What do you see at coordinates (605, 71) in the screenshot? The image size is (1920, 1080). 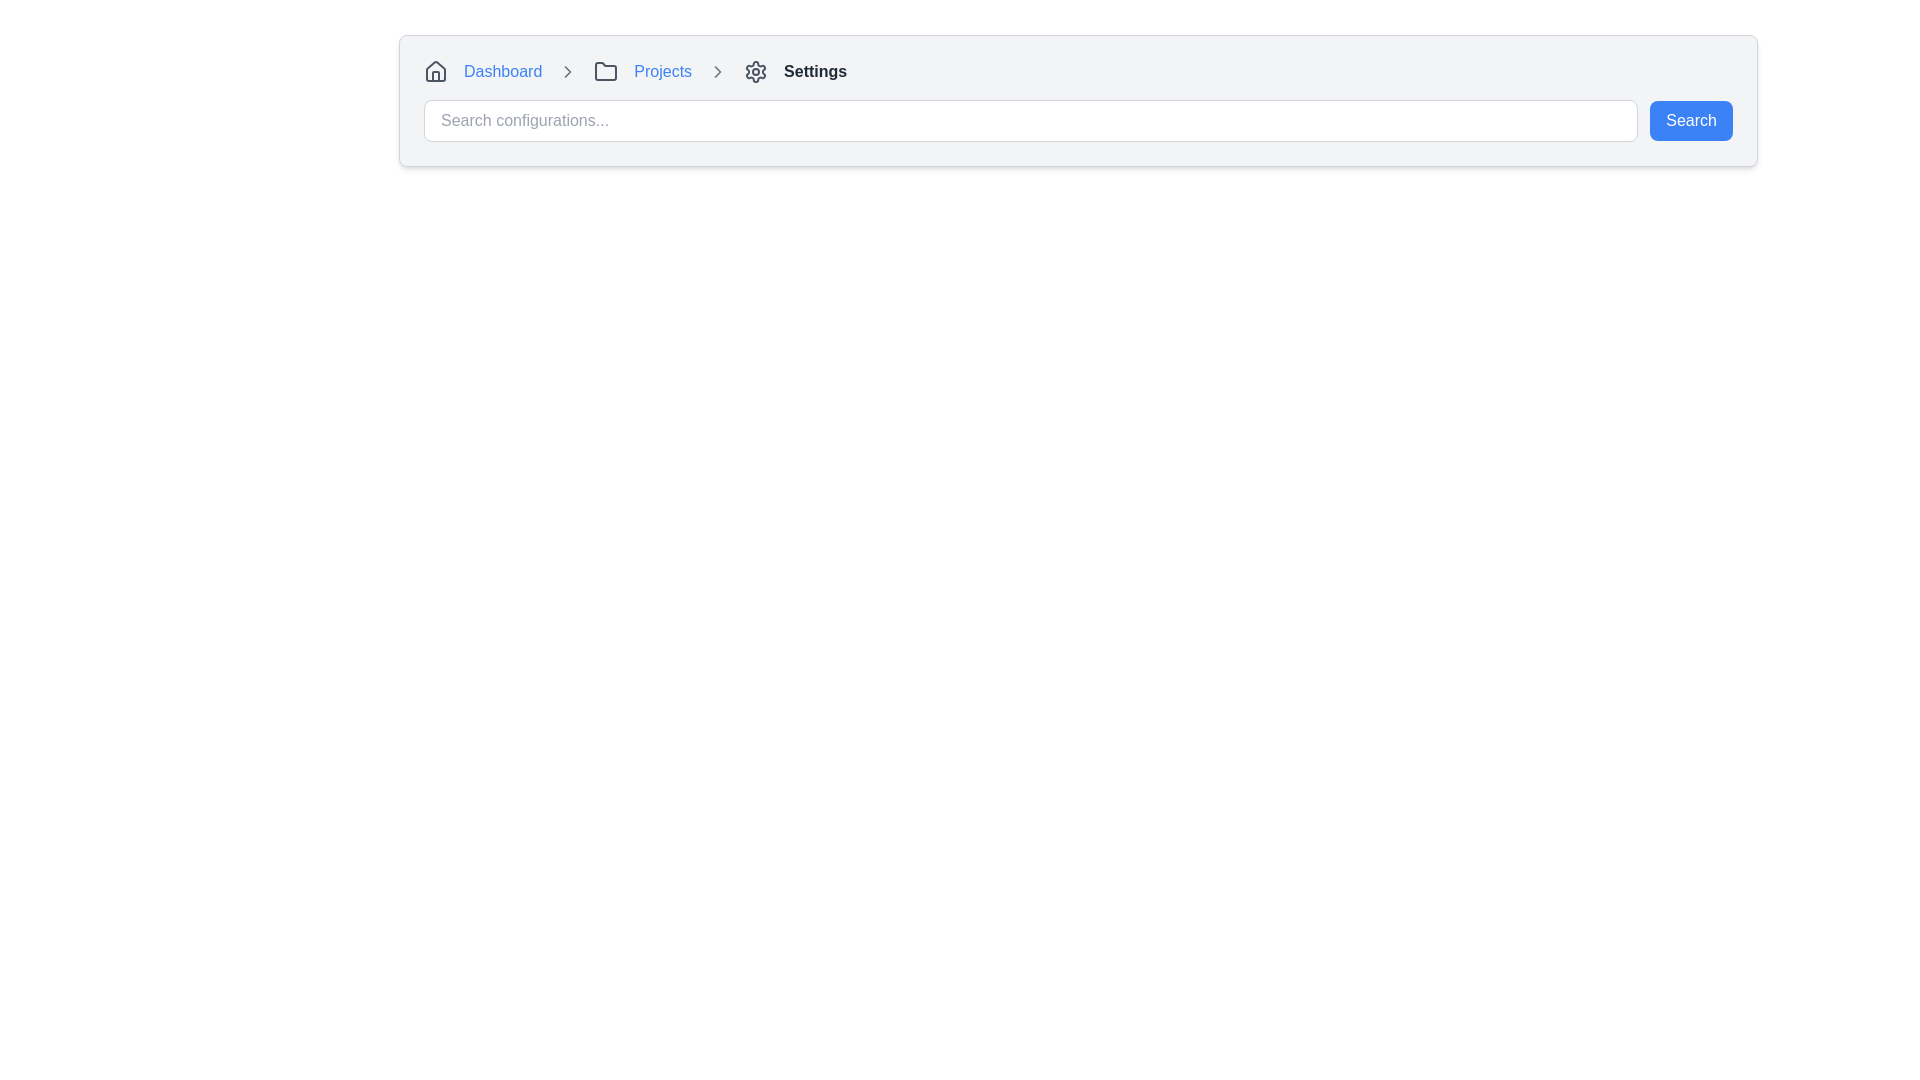 I see `the folder icon indicating navigation related to the 'Projects' section located at the top of the interface` at bounding box center [605, 71].